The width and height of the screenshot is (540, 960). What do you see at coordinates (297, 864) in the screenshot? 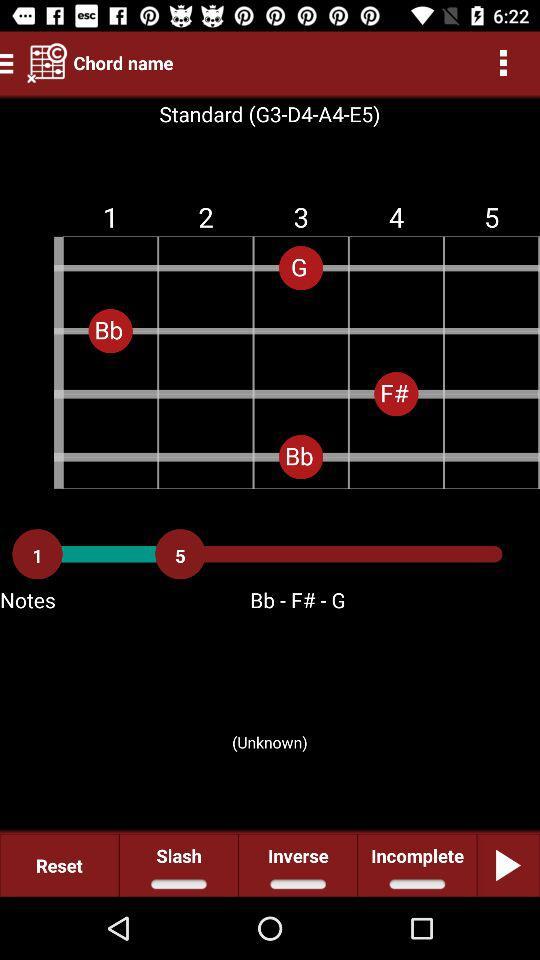
I see `the item to the right of the slash item` at bounding box center [297, 864].